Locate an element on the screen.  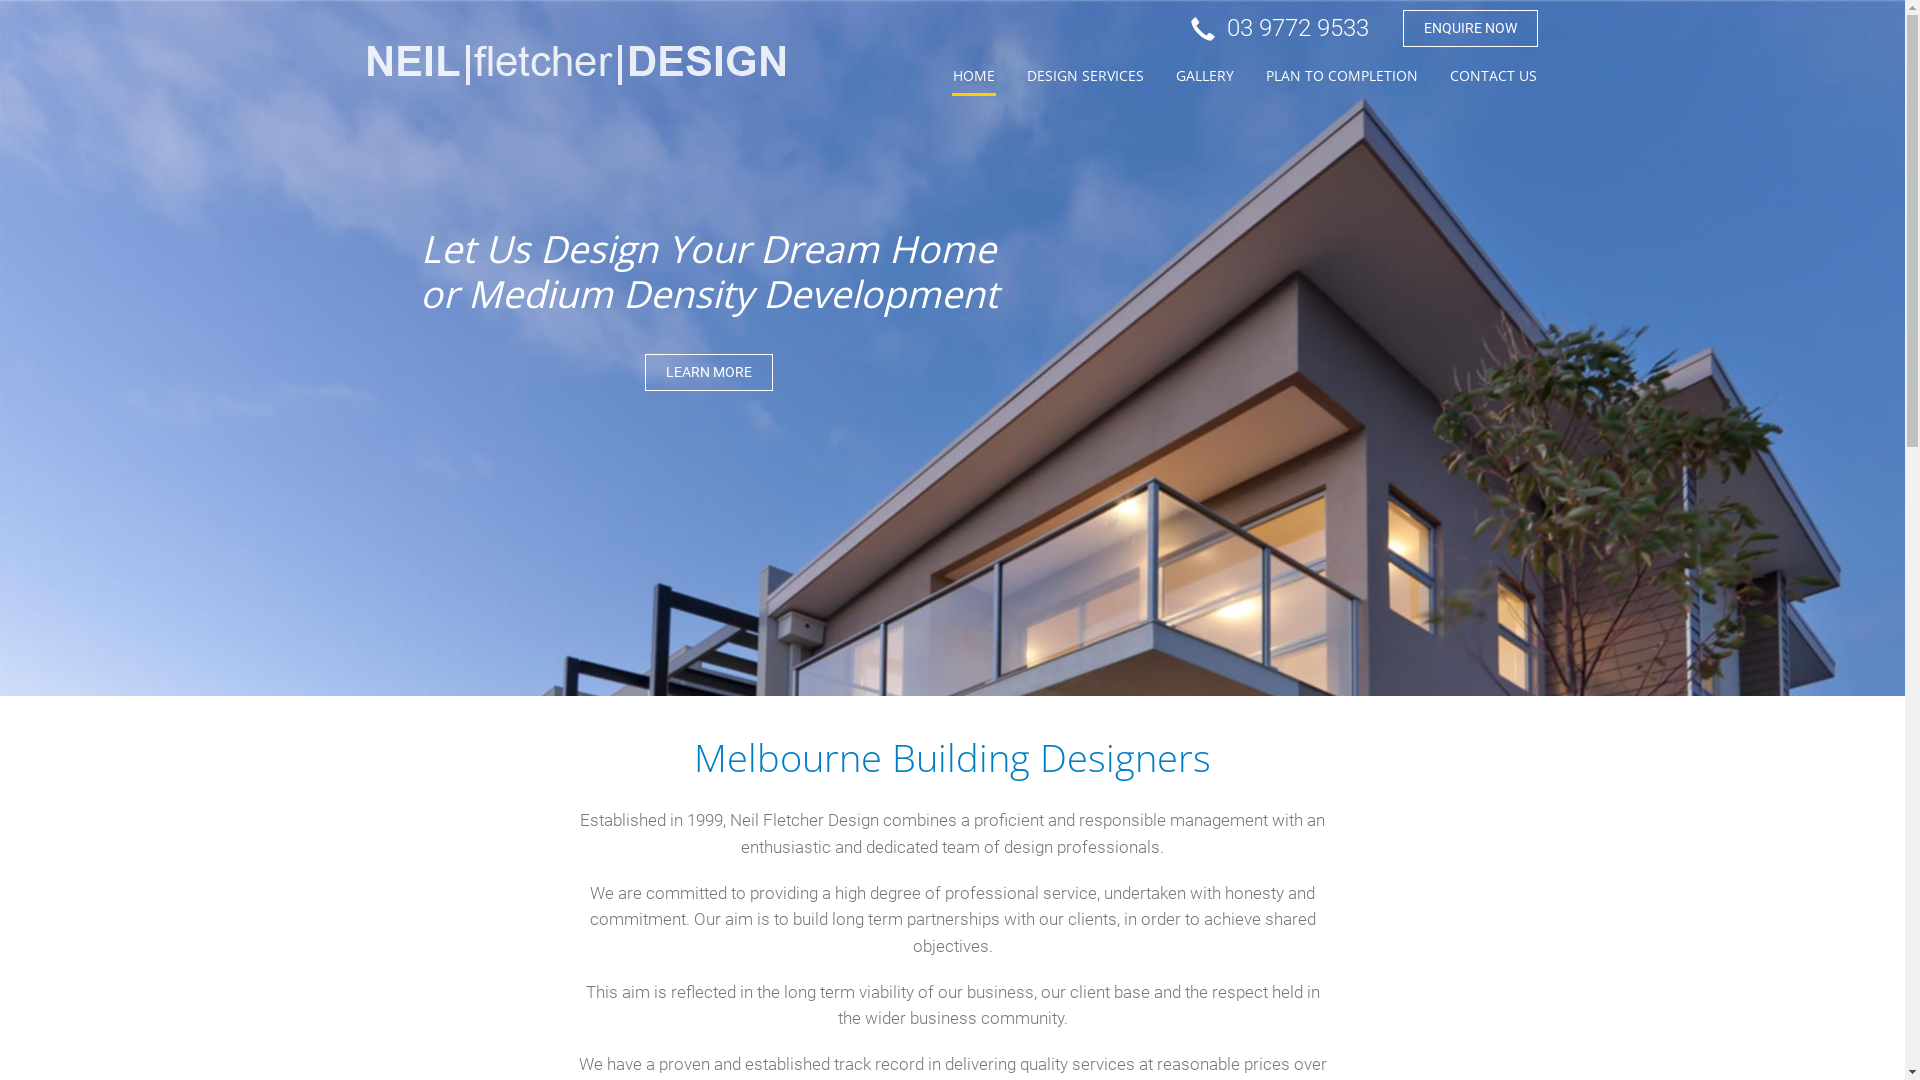
'ENQUIRE NOW' is located at coordinates (1469, 28).